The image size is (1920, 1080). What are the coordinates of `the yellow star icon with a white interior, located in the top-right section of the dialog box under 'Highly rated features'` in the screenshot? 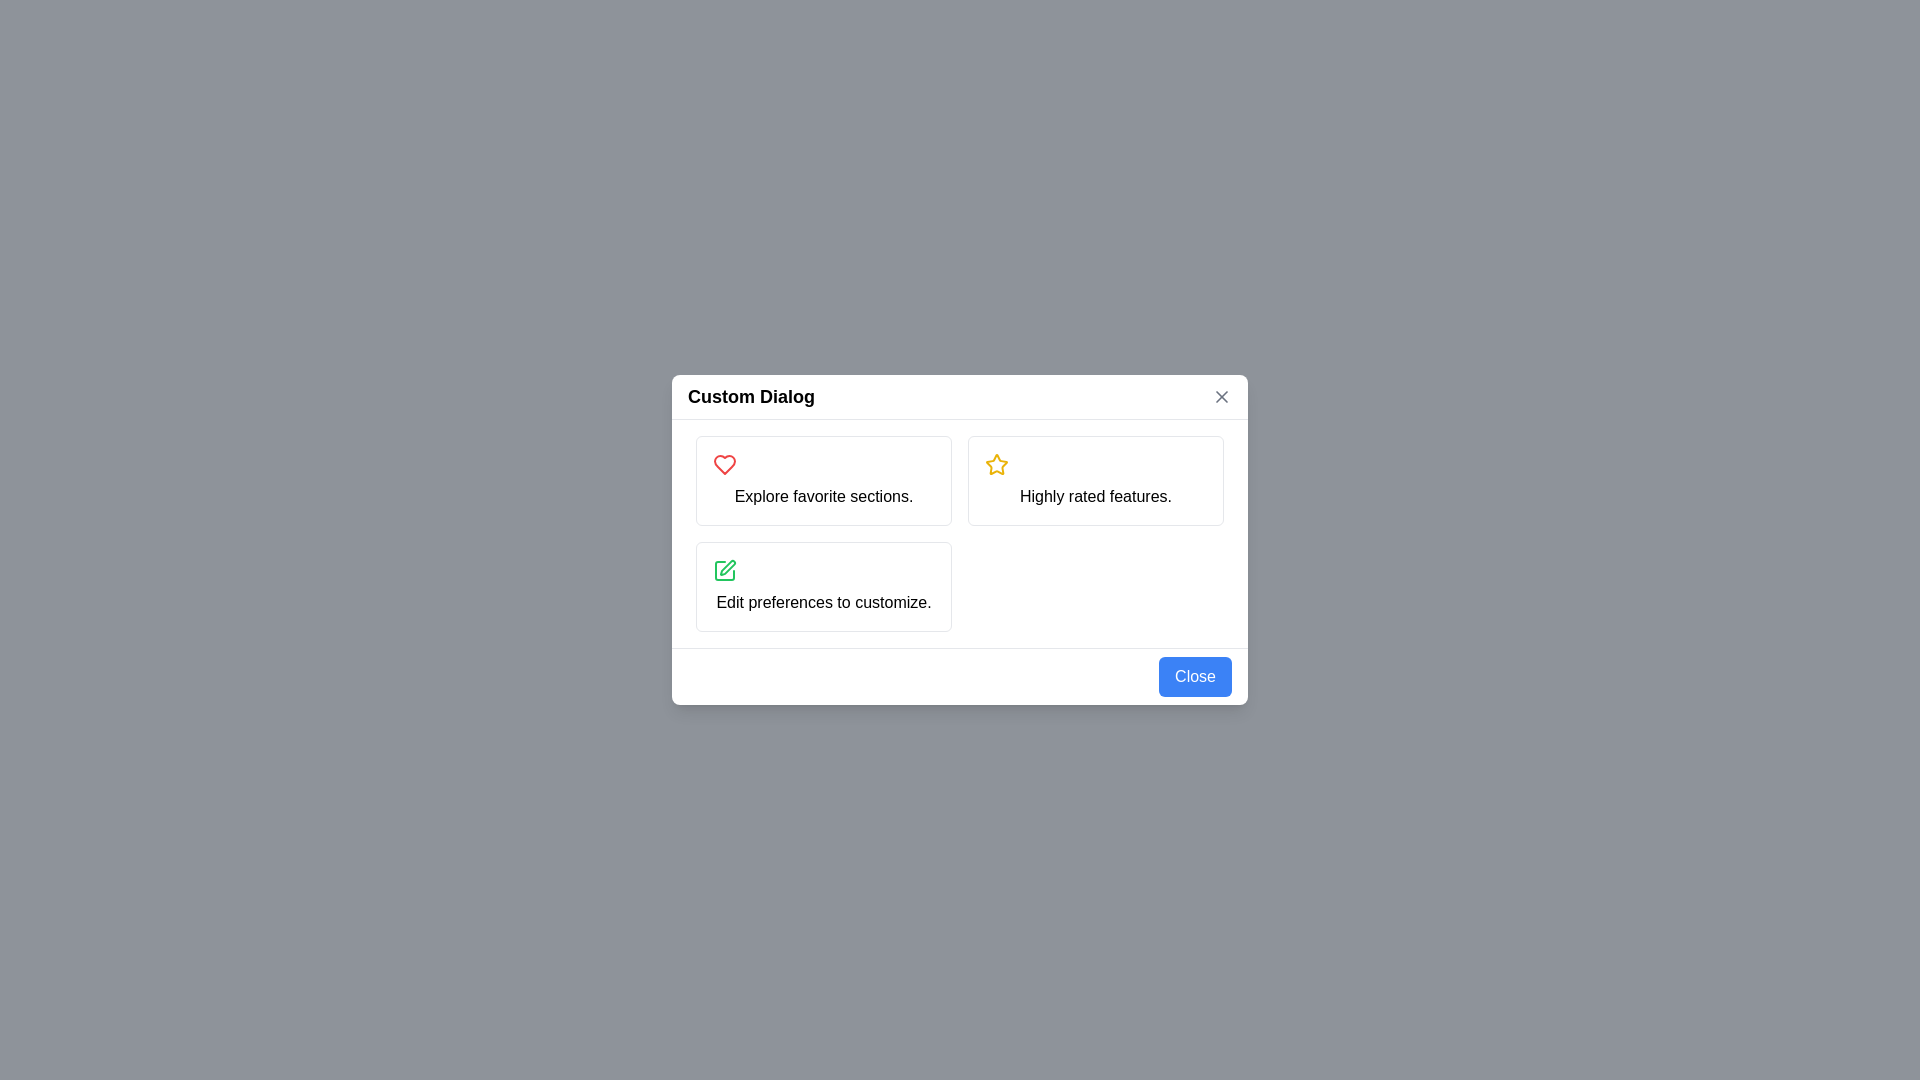 It's located at (997, 465).